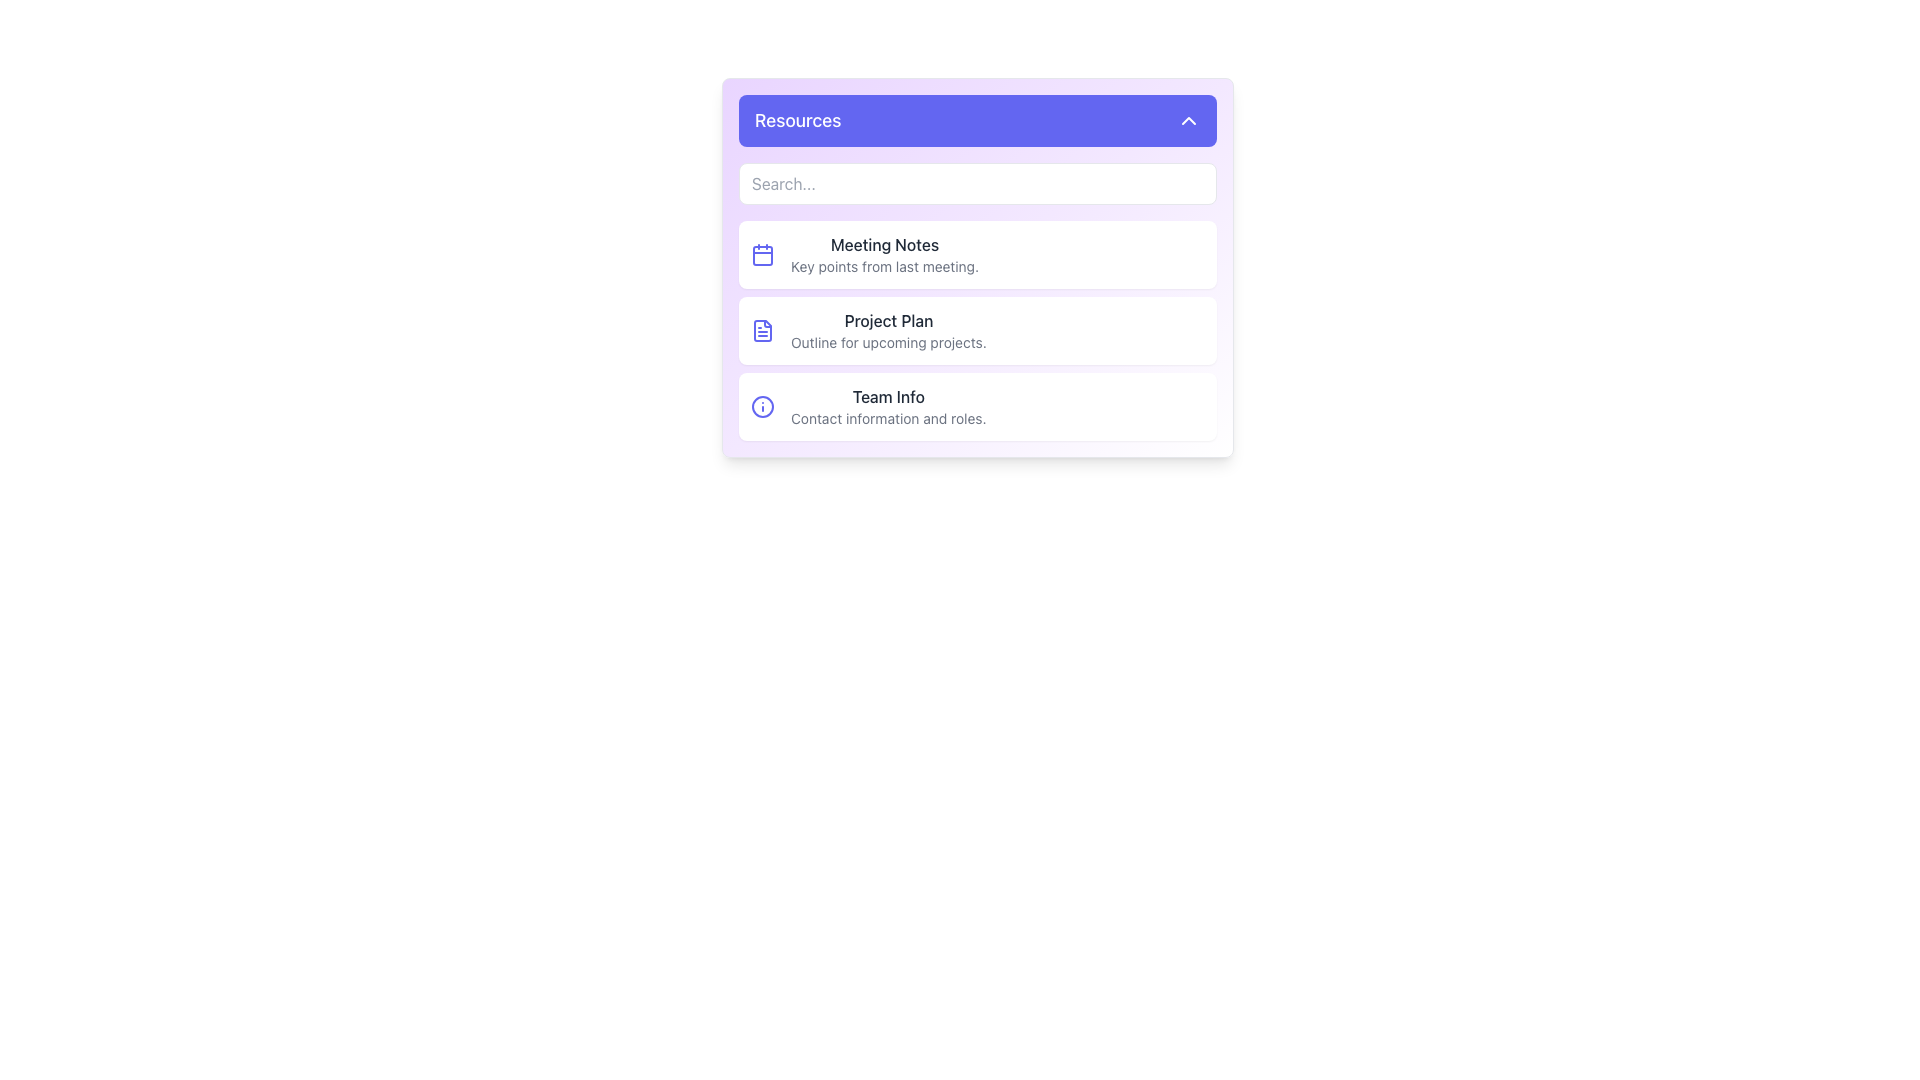 Image resolution: width=1920 pixels, height=1080 pixels. I want to click on the third element titled 'Team Info' in the vertically stacked group of three elements, so click(978, 406).